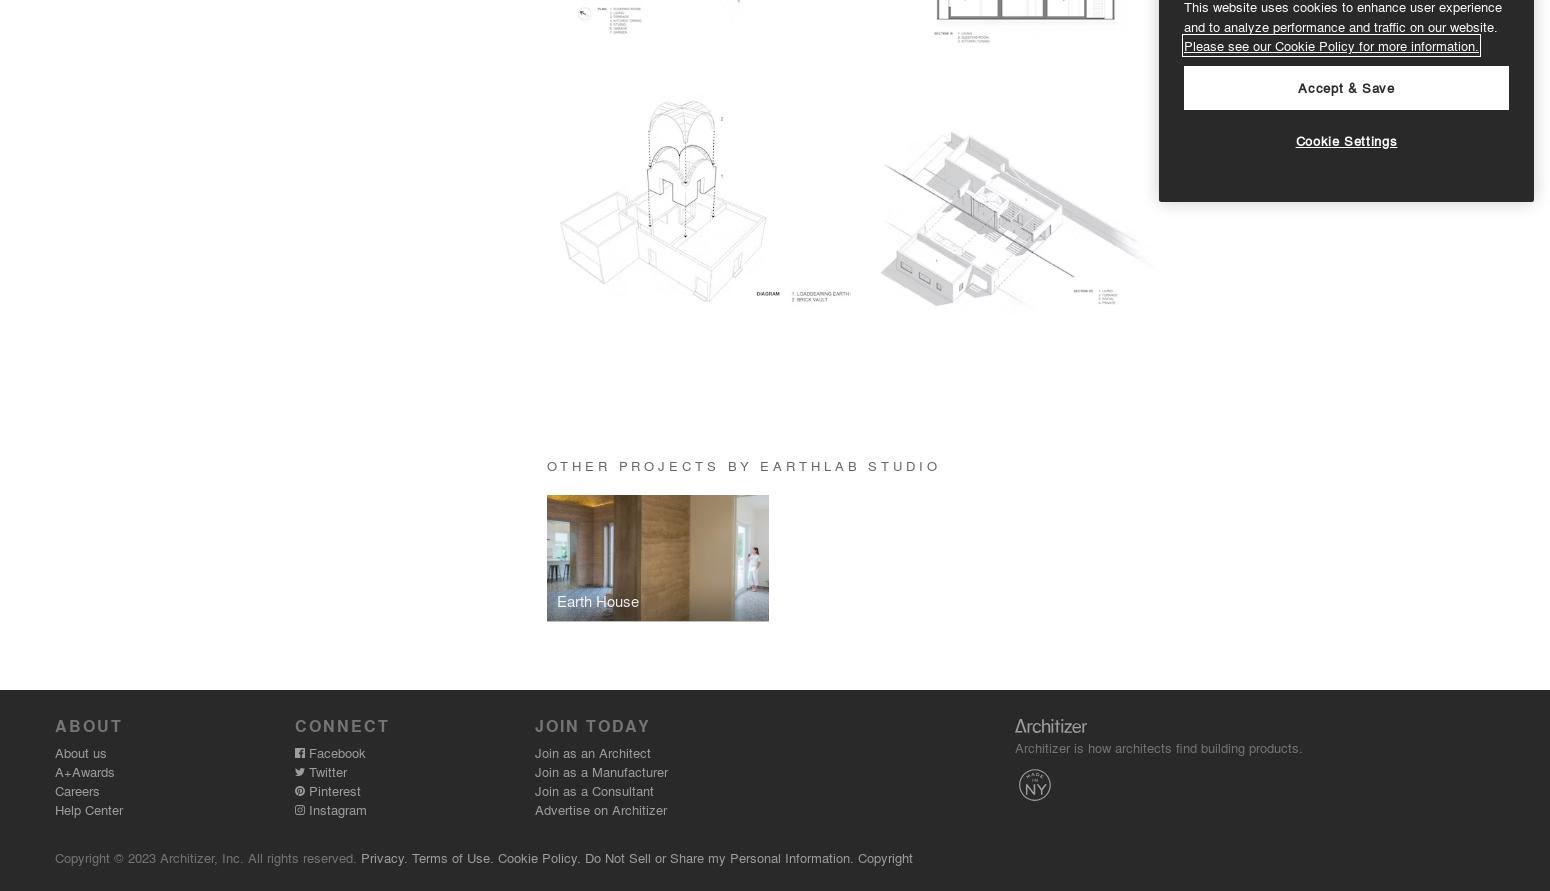 This screenshot has width=1550, height=891. I want to click on 'Copyright', so click(885, 856).